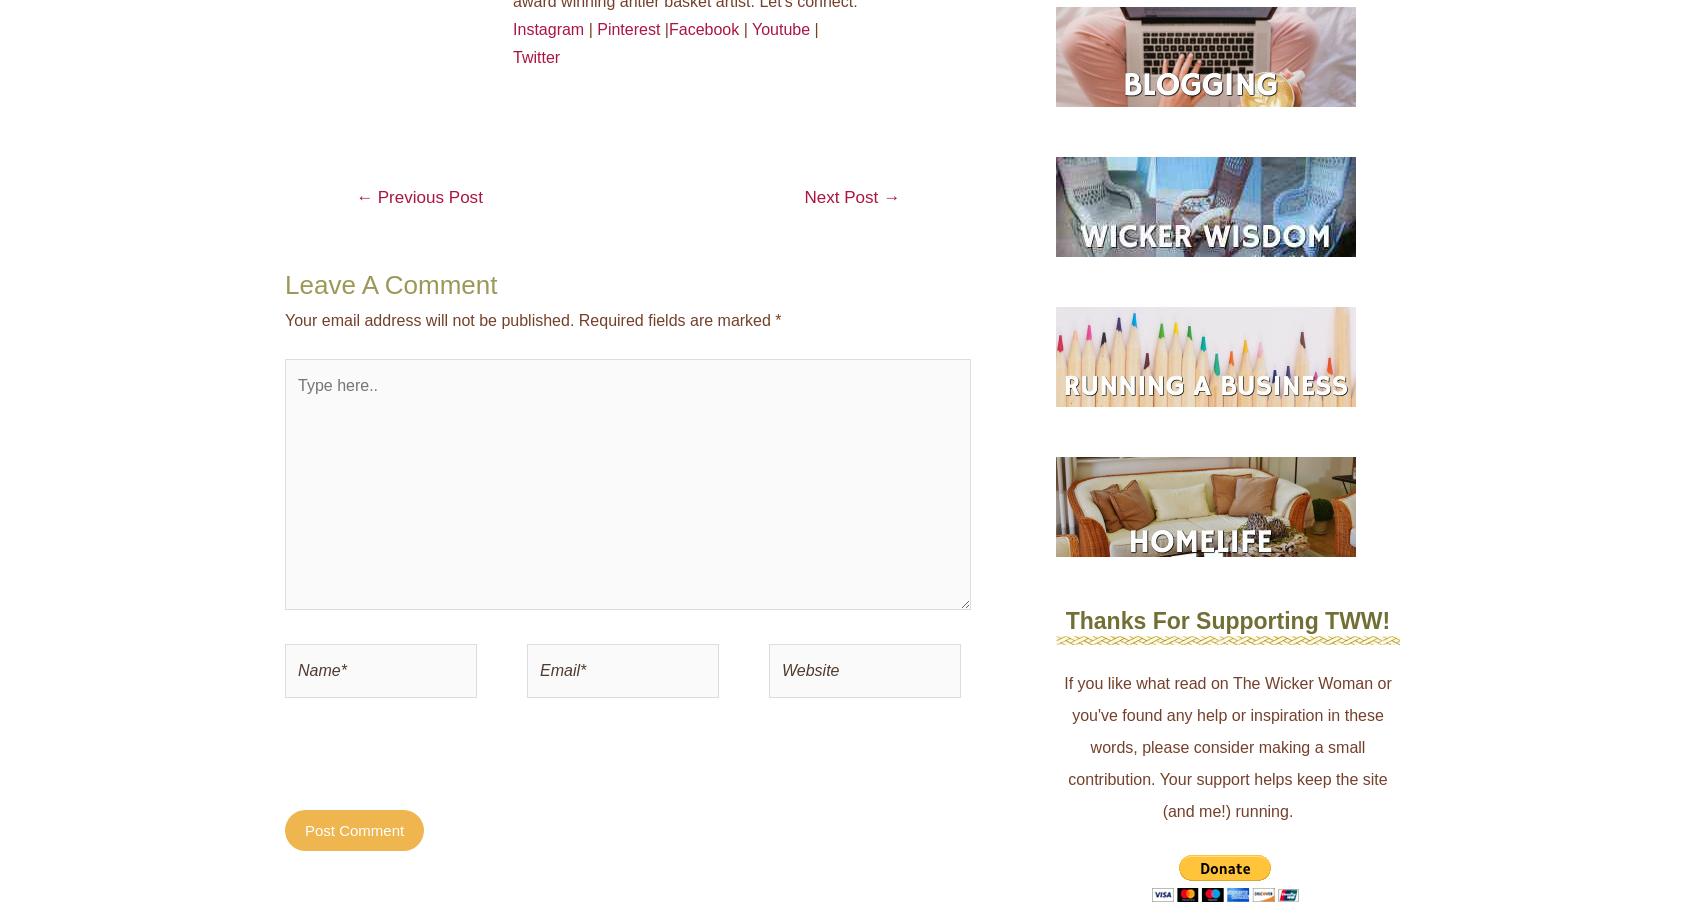 Image resolution: width=1700 pixels, height=913 pixels. I want to click on 'Twitter', so click(535, 55).